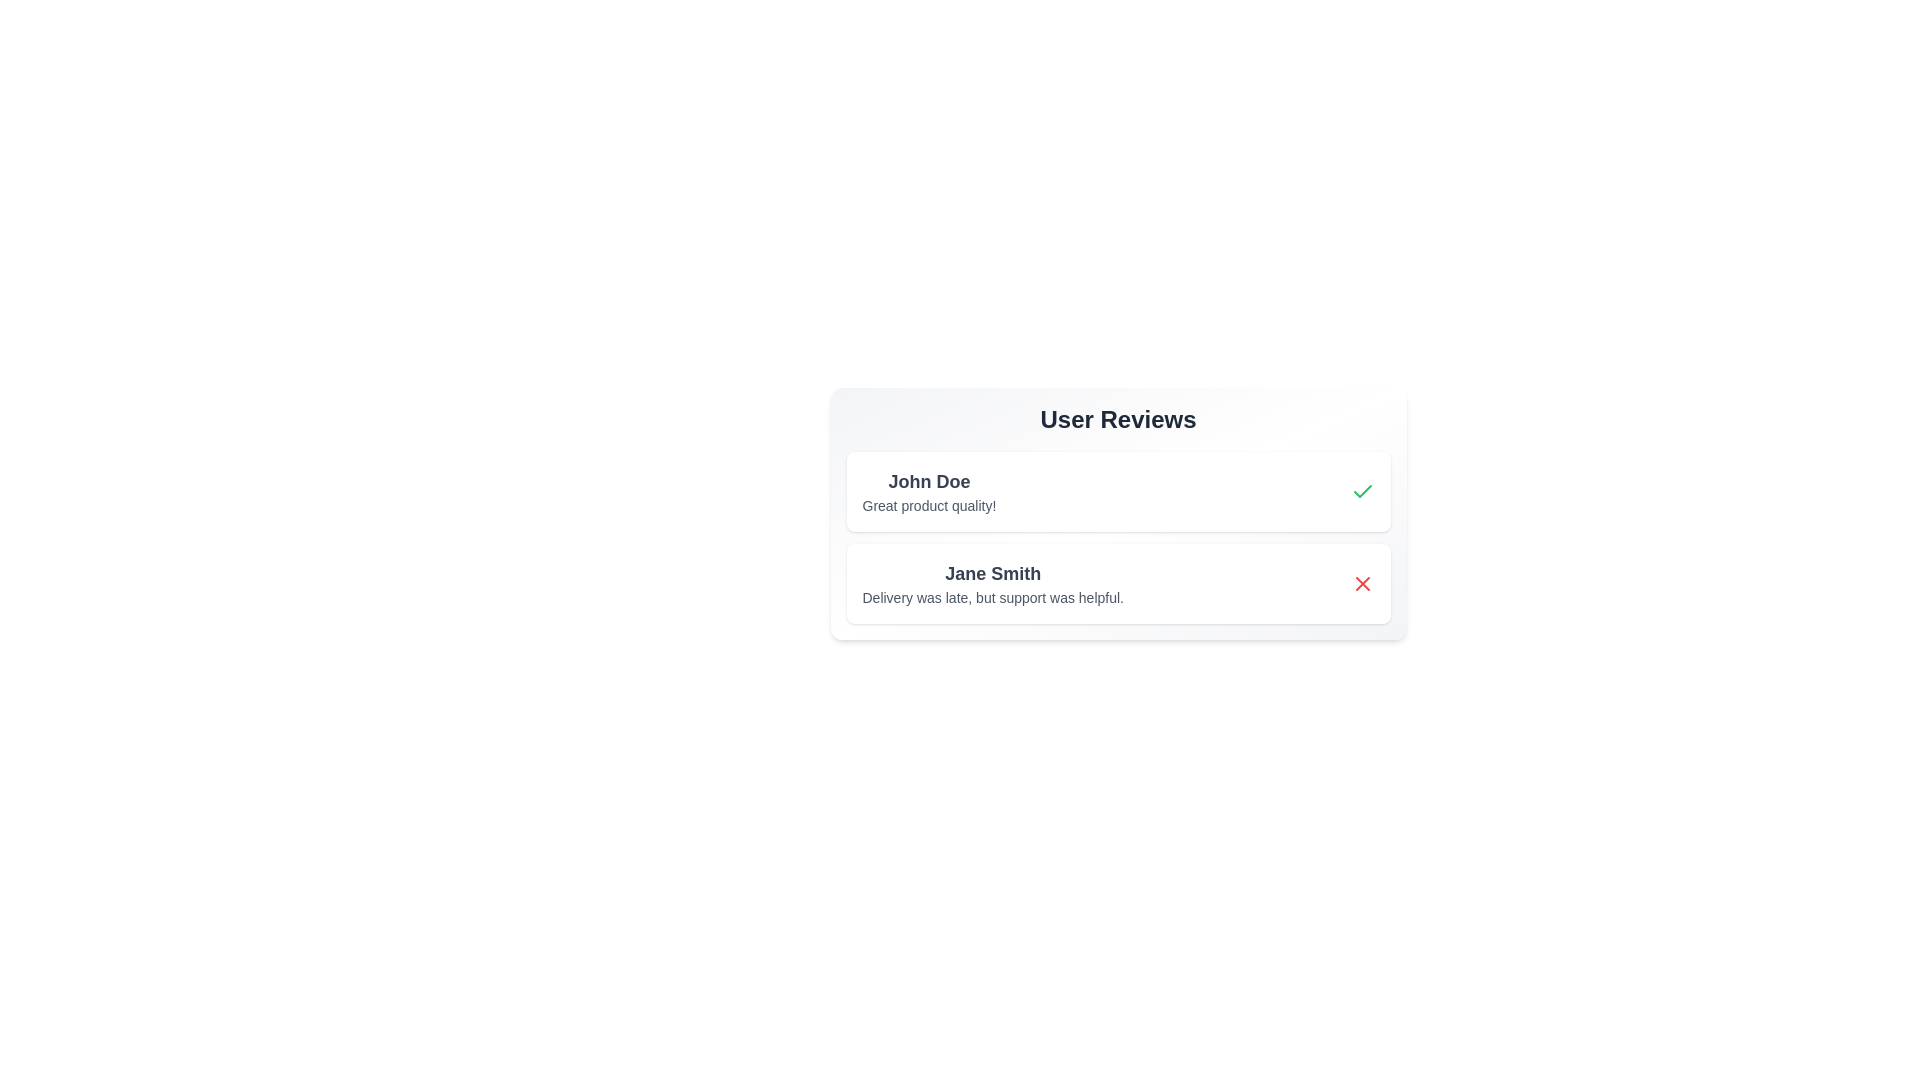  I want to click on the secondary text element that reads 'Delivery was late, but support was helpful.' located below 'Jane Smith' in the user review section, so click(993, 596).